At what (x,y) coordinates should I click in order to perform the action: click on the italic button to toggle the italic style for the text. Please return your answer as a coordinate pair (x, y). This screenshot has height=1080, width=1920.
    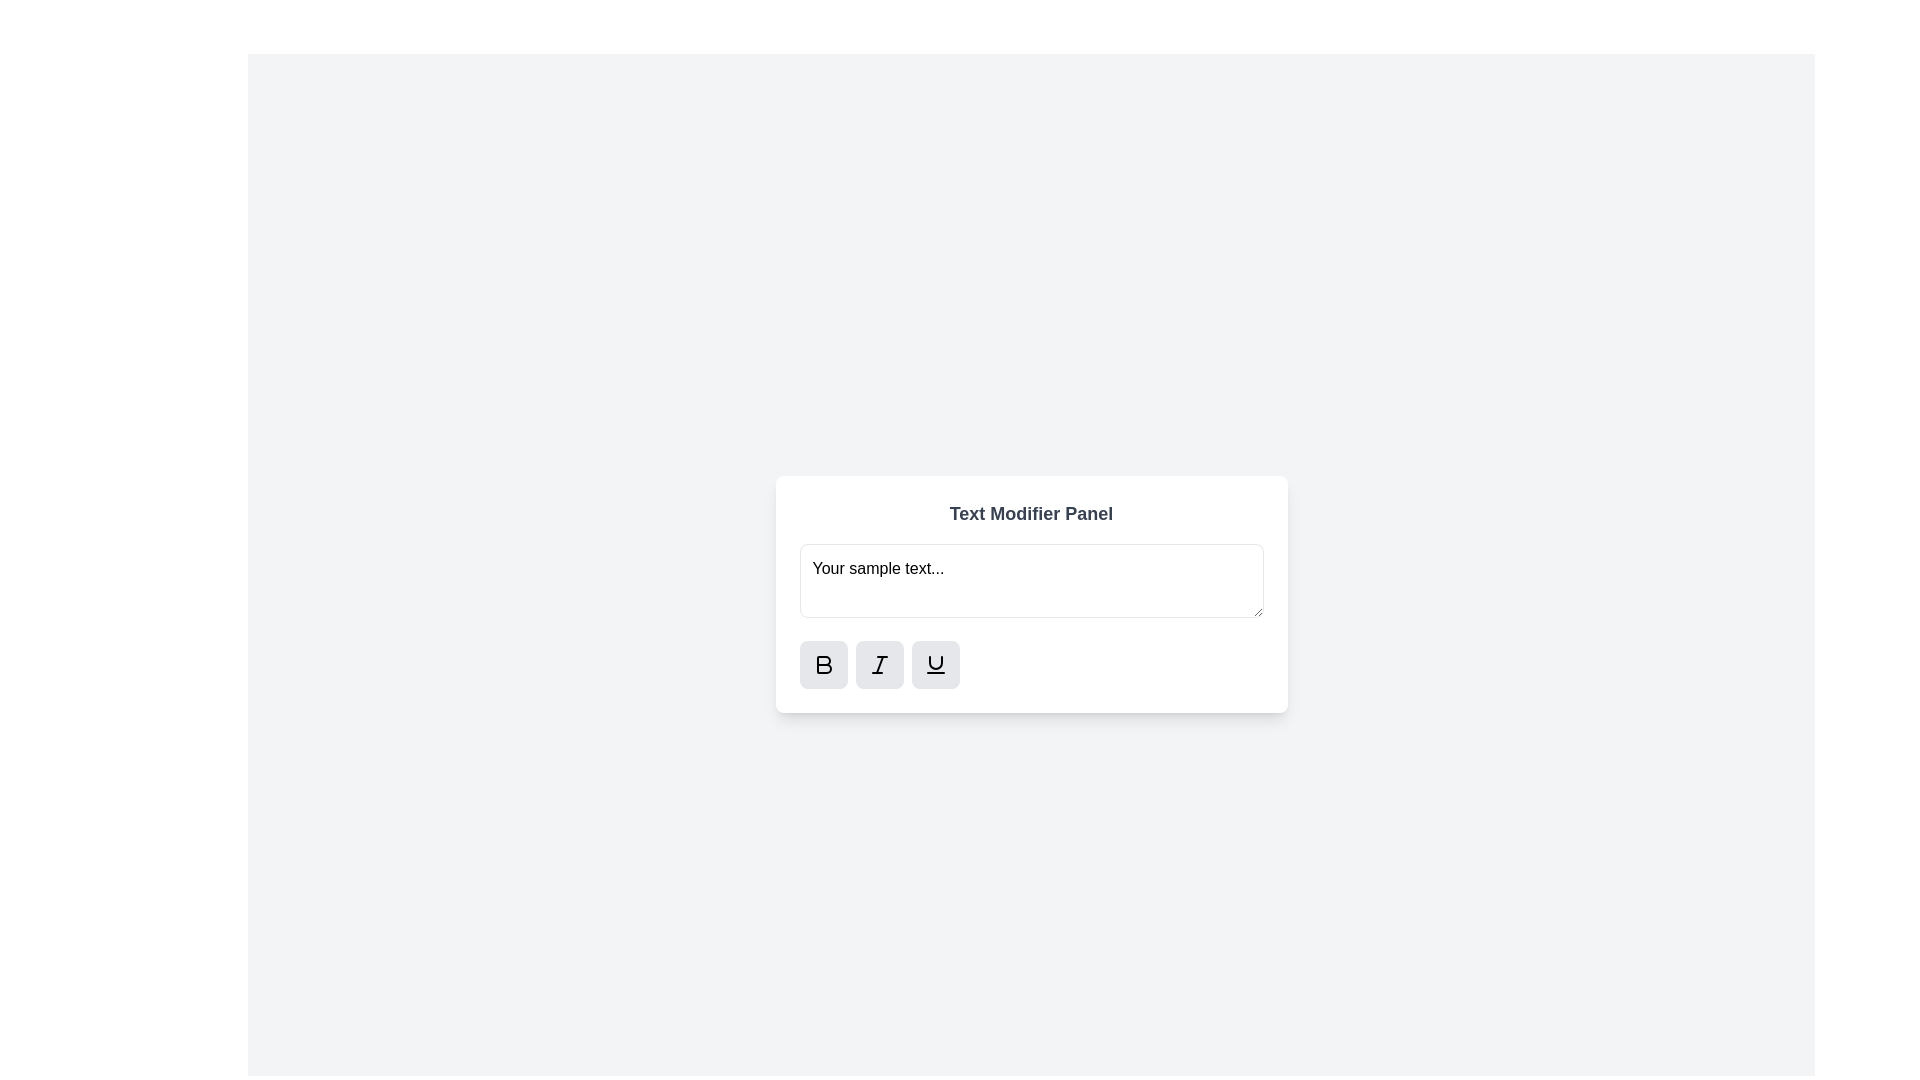
    Looking at the image, I should click on (879, 664).